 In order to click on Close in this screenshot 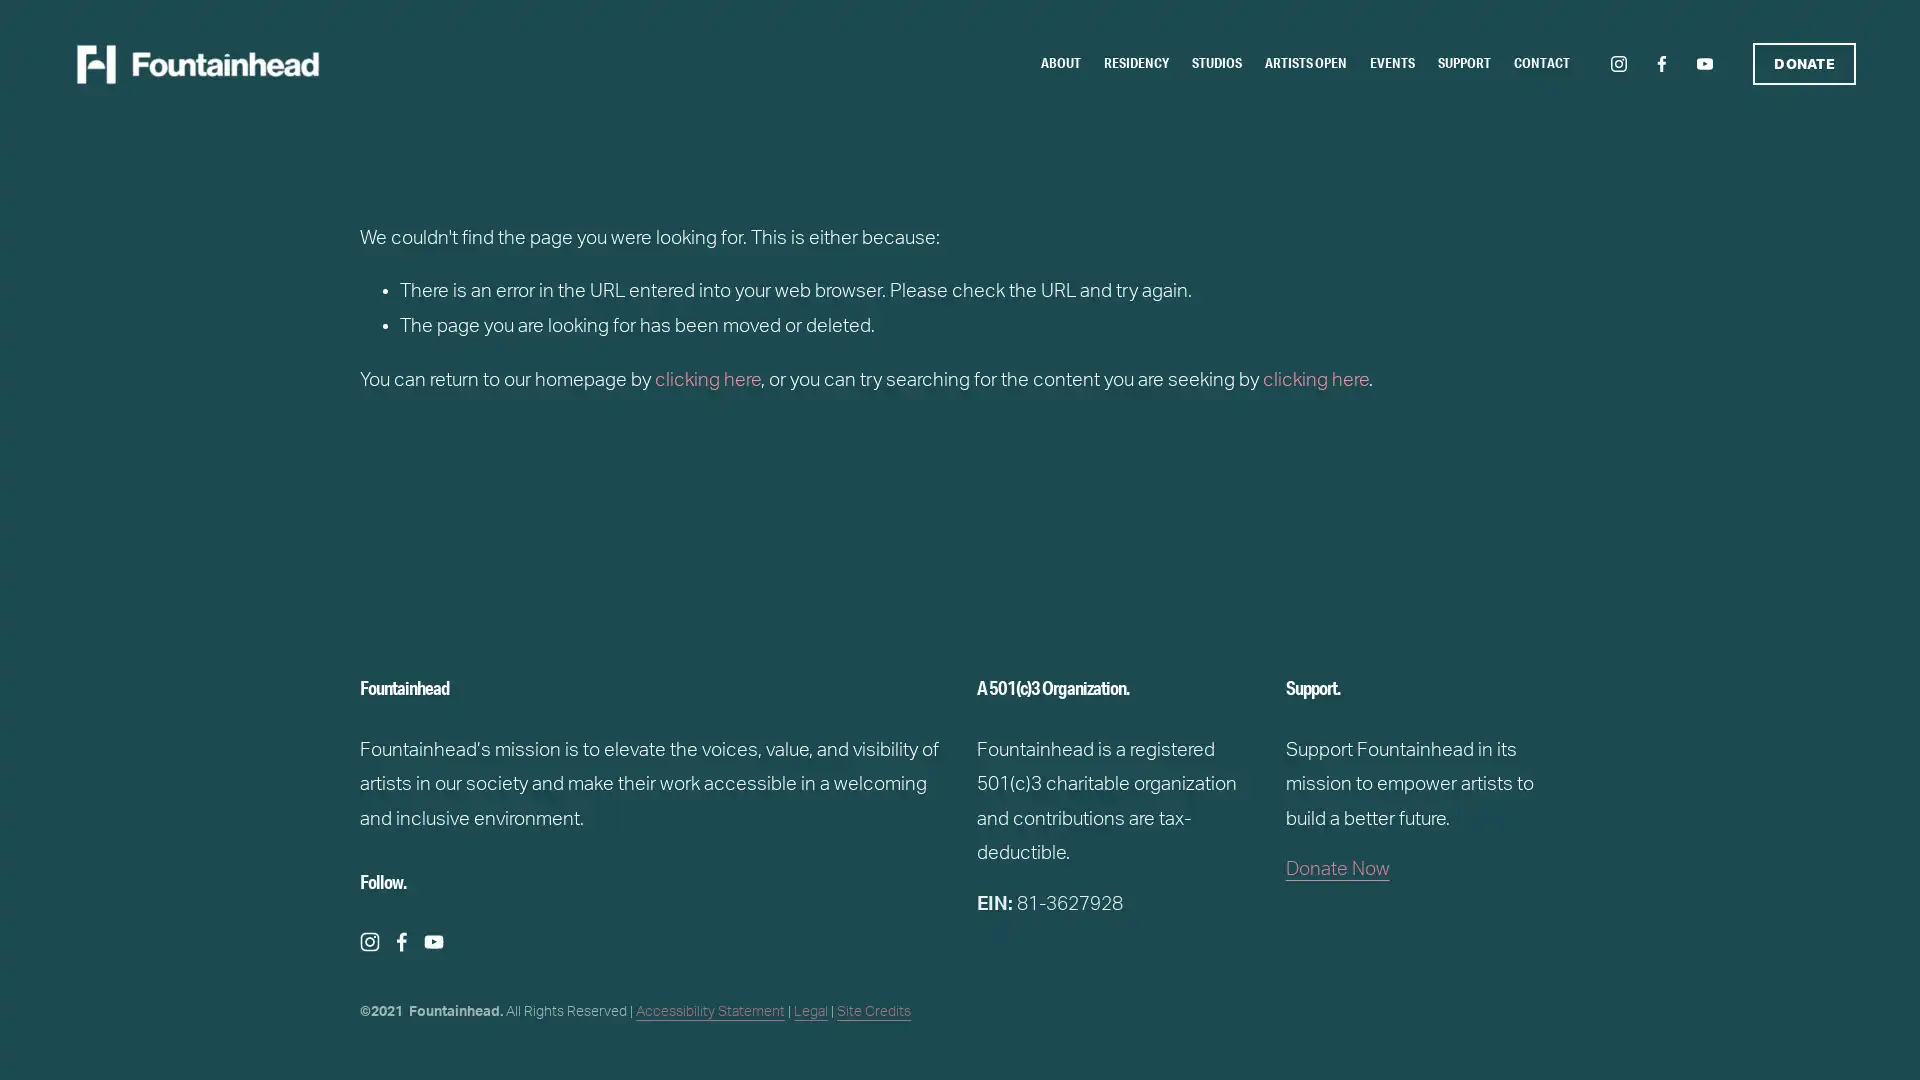, I will do `click(1245, 363)`.